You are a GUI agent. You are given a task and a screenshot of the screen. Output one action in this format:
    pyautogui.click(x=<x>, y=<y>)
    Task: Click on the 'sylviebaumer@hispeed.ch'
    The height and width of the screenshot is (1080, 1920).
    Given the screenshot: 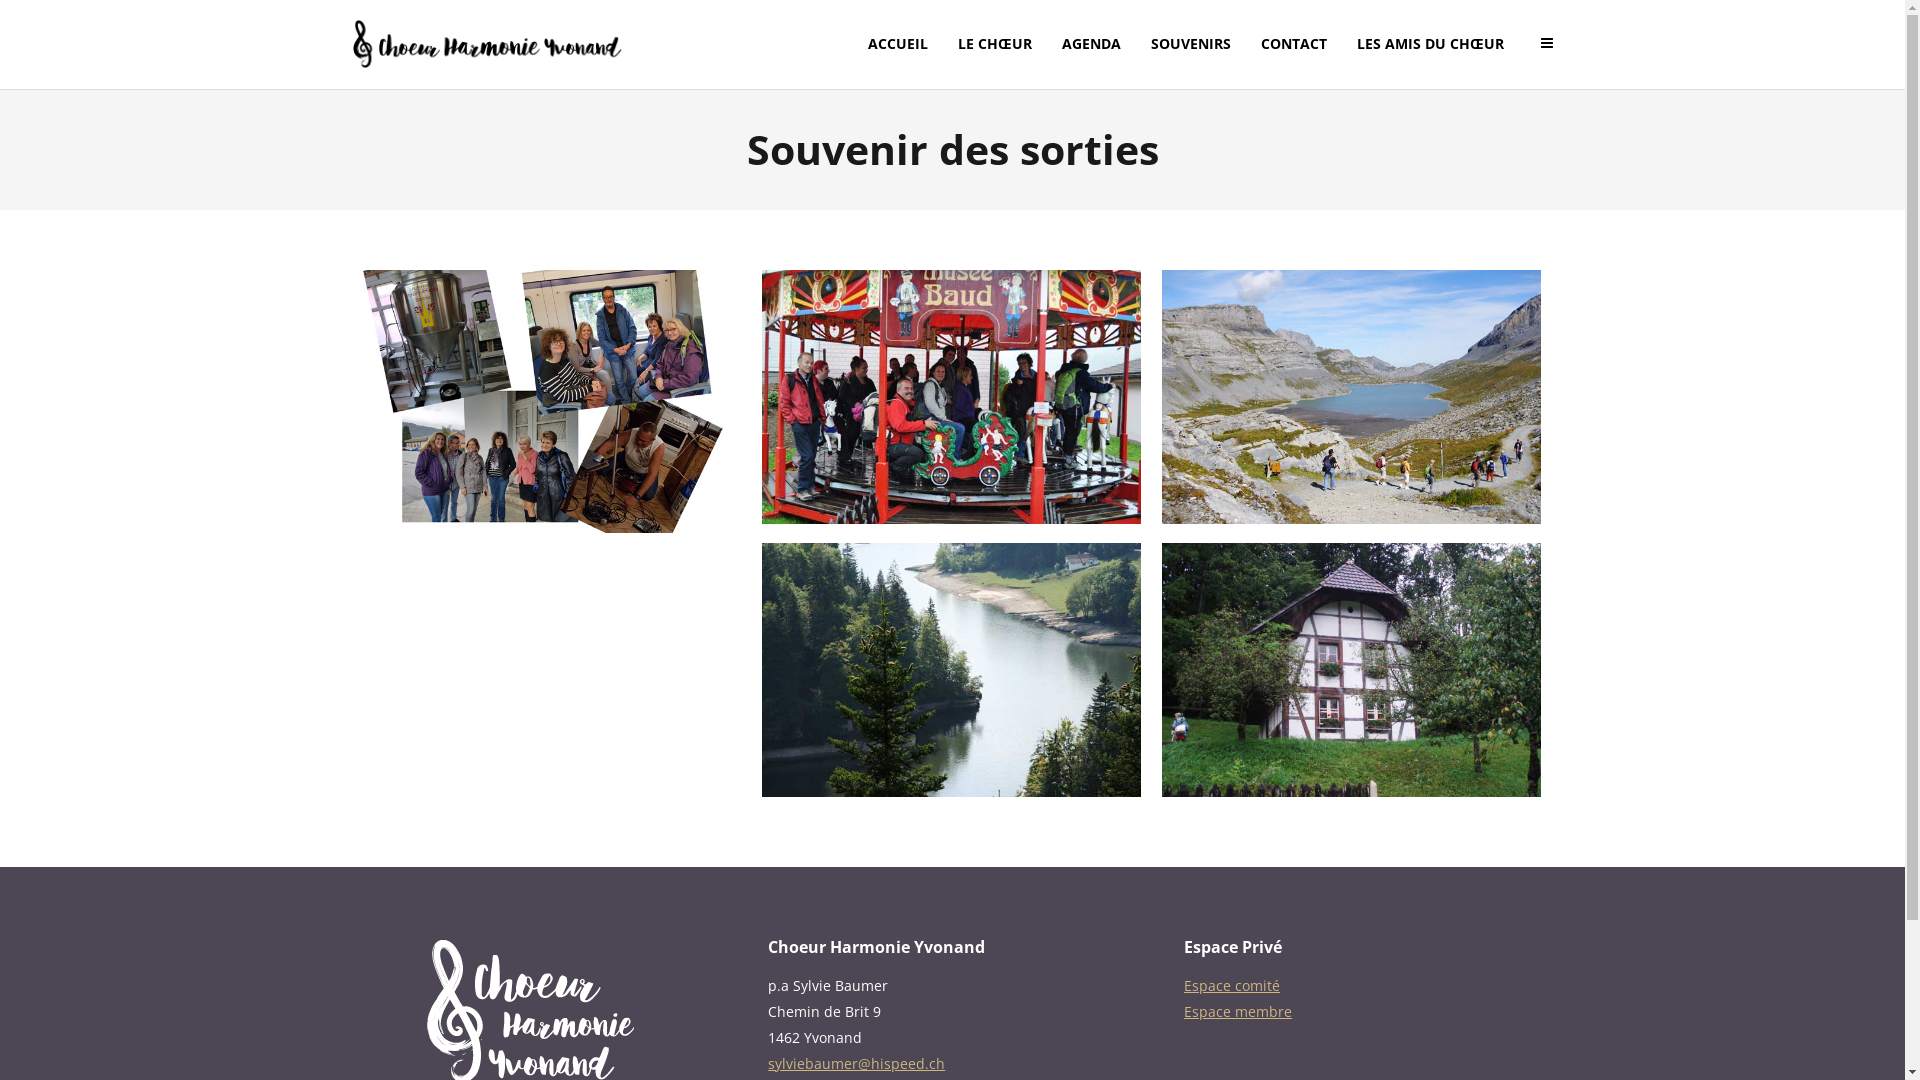 What is the action you would take?
    pyautogui.click(x=856, y=1062)
    